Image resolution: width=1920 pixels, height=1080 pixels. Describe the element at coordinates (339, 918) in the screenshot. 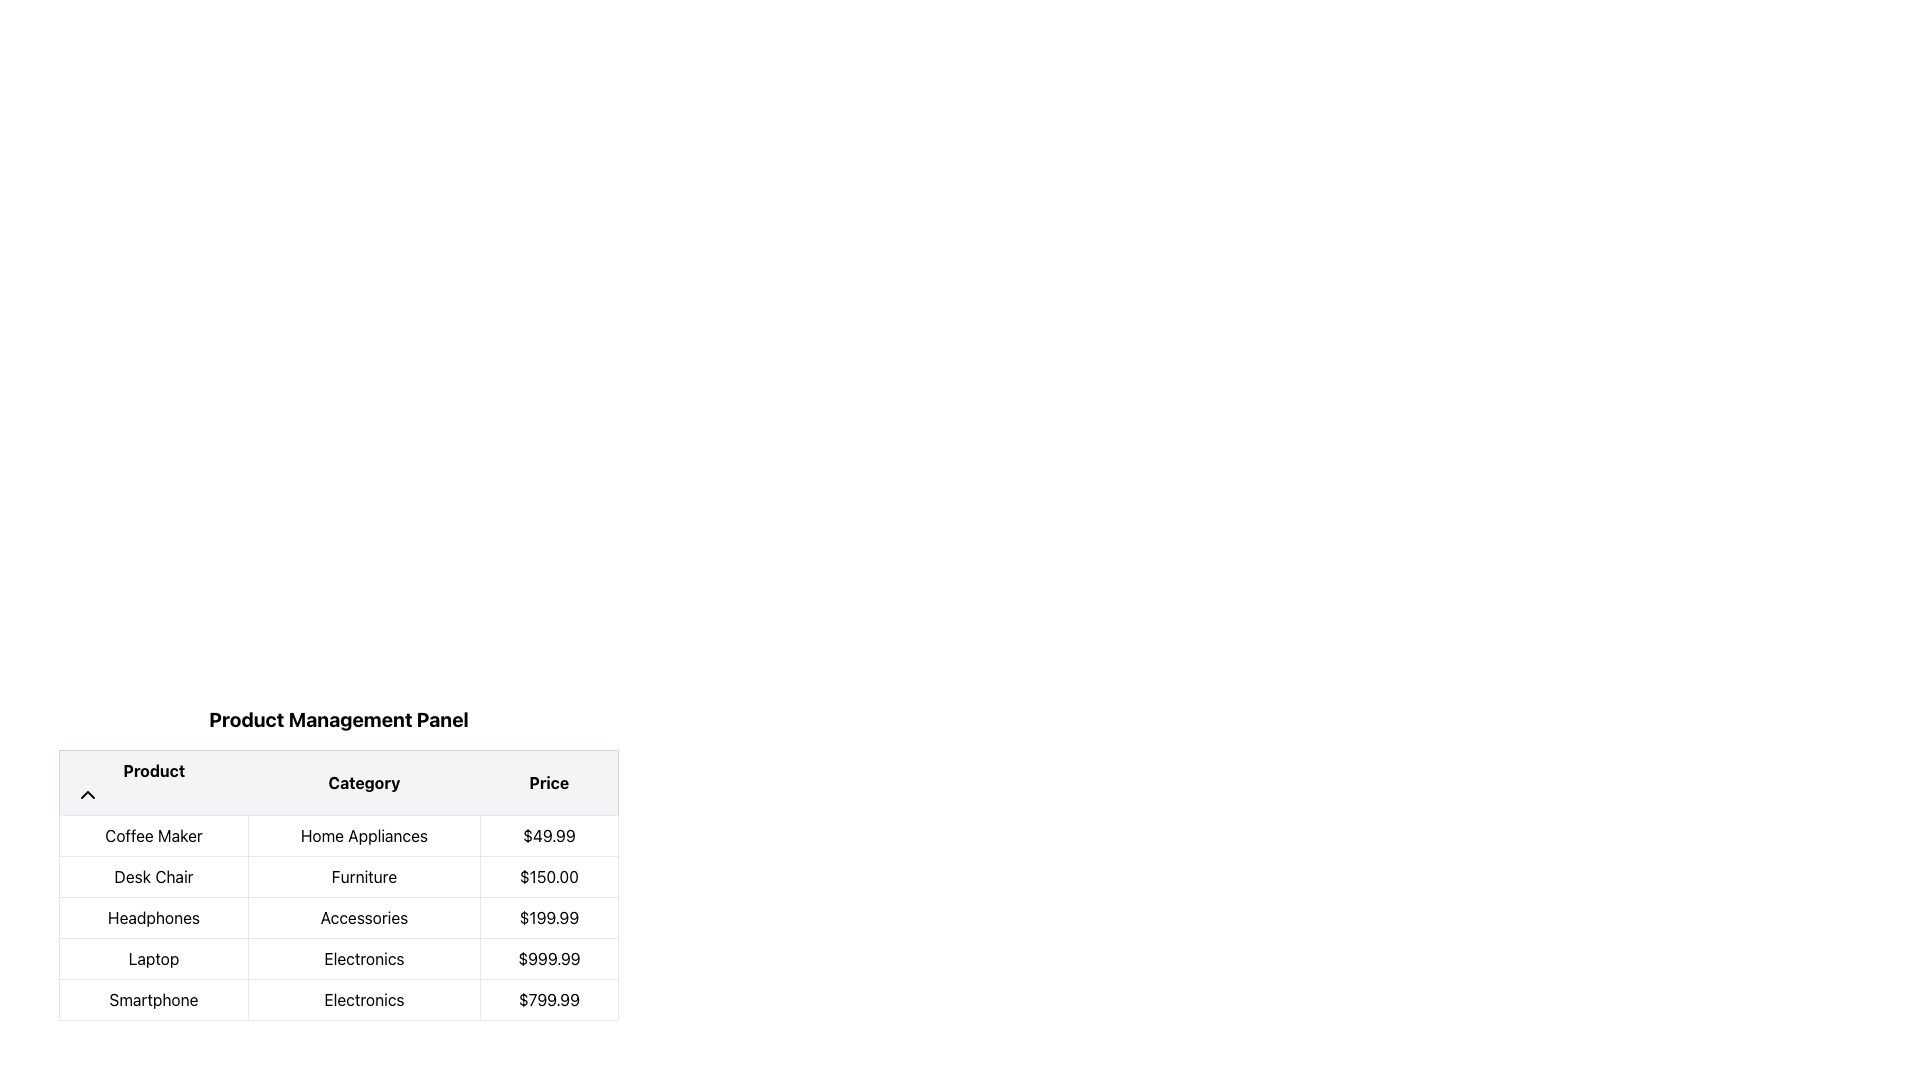

I see `the static text label displaying the category 'Accessories' in the third row of the product management table under the 'Category' column` at that location.